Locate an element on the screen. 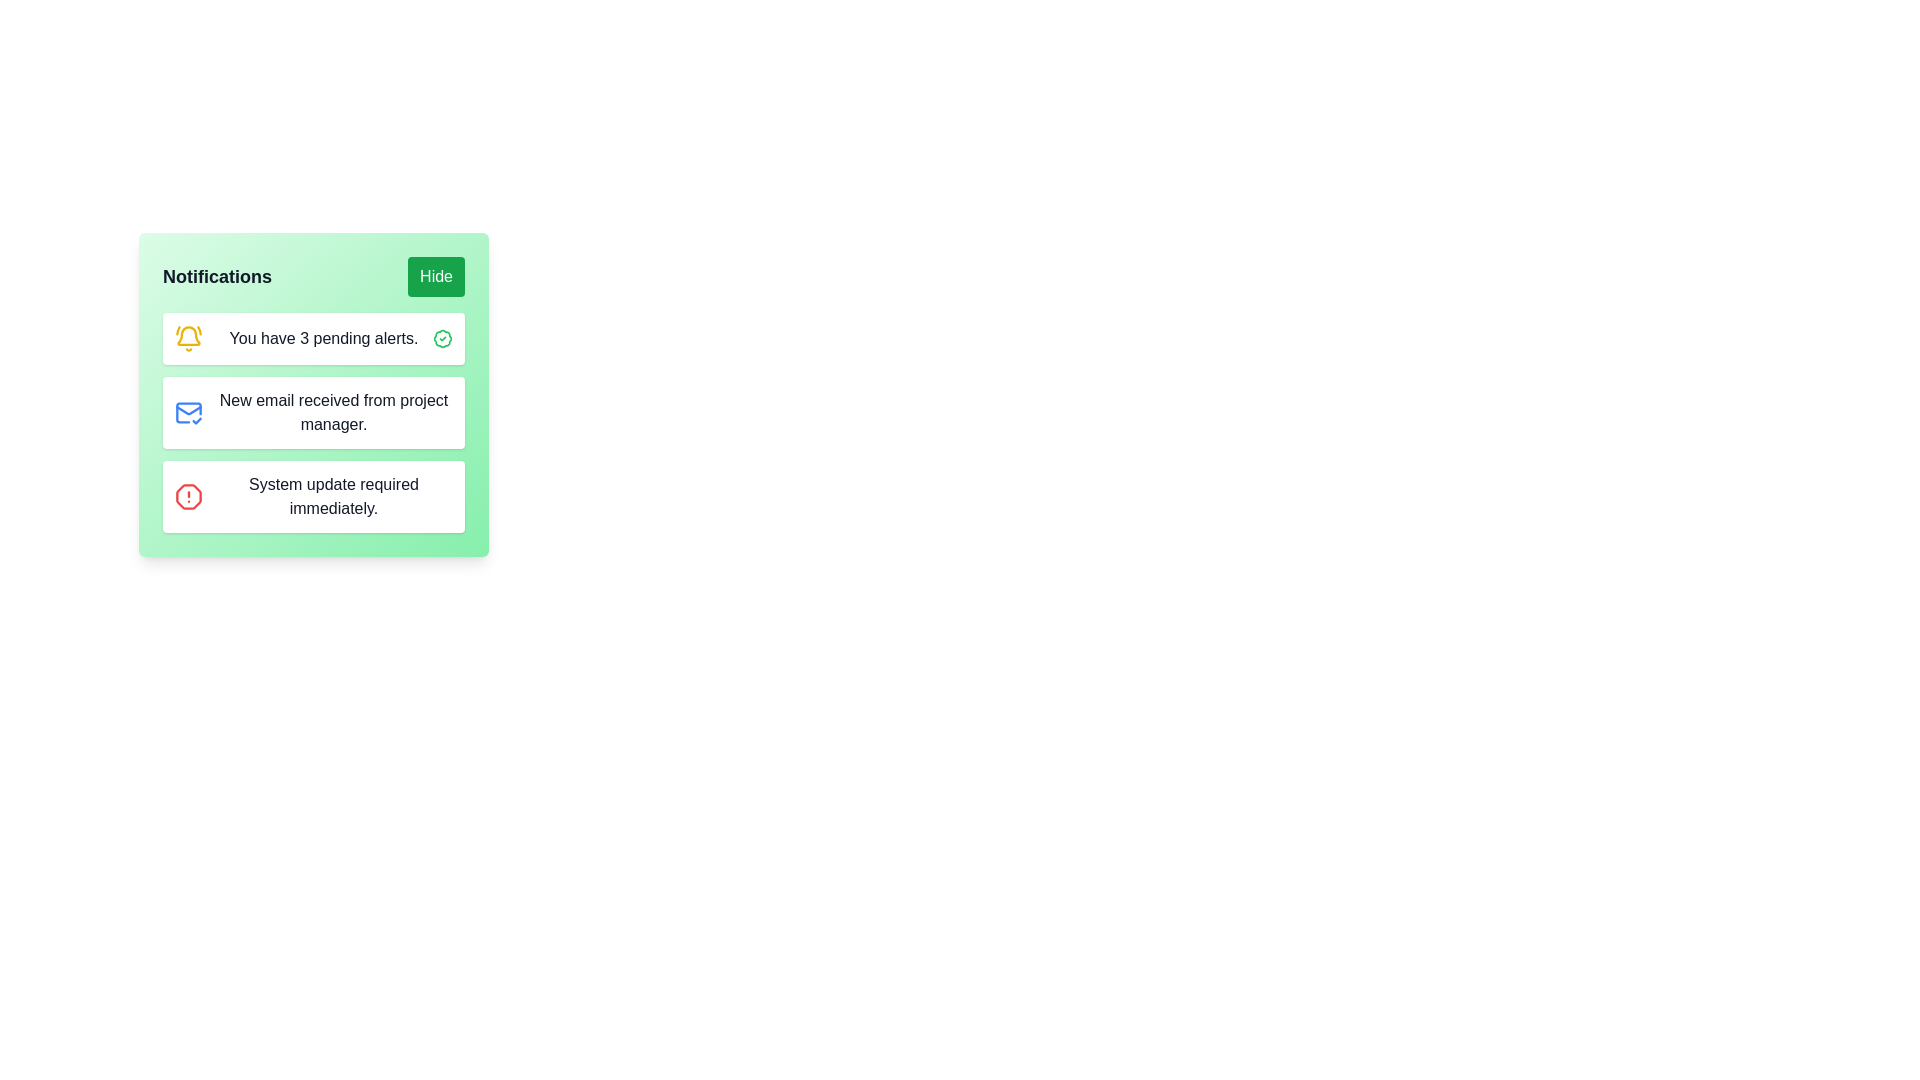 The image size is (1920, 1080). the button located next to the 'Notifications' title in the top-right corner of the notification panel to hide the panel is located at coordinates (435, 277).